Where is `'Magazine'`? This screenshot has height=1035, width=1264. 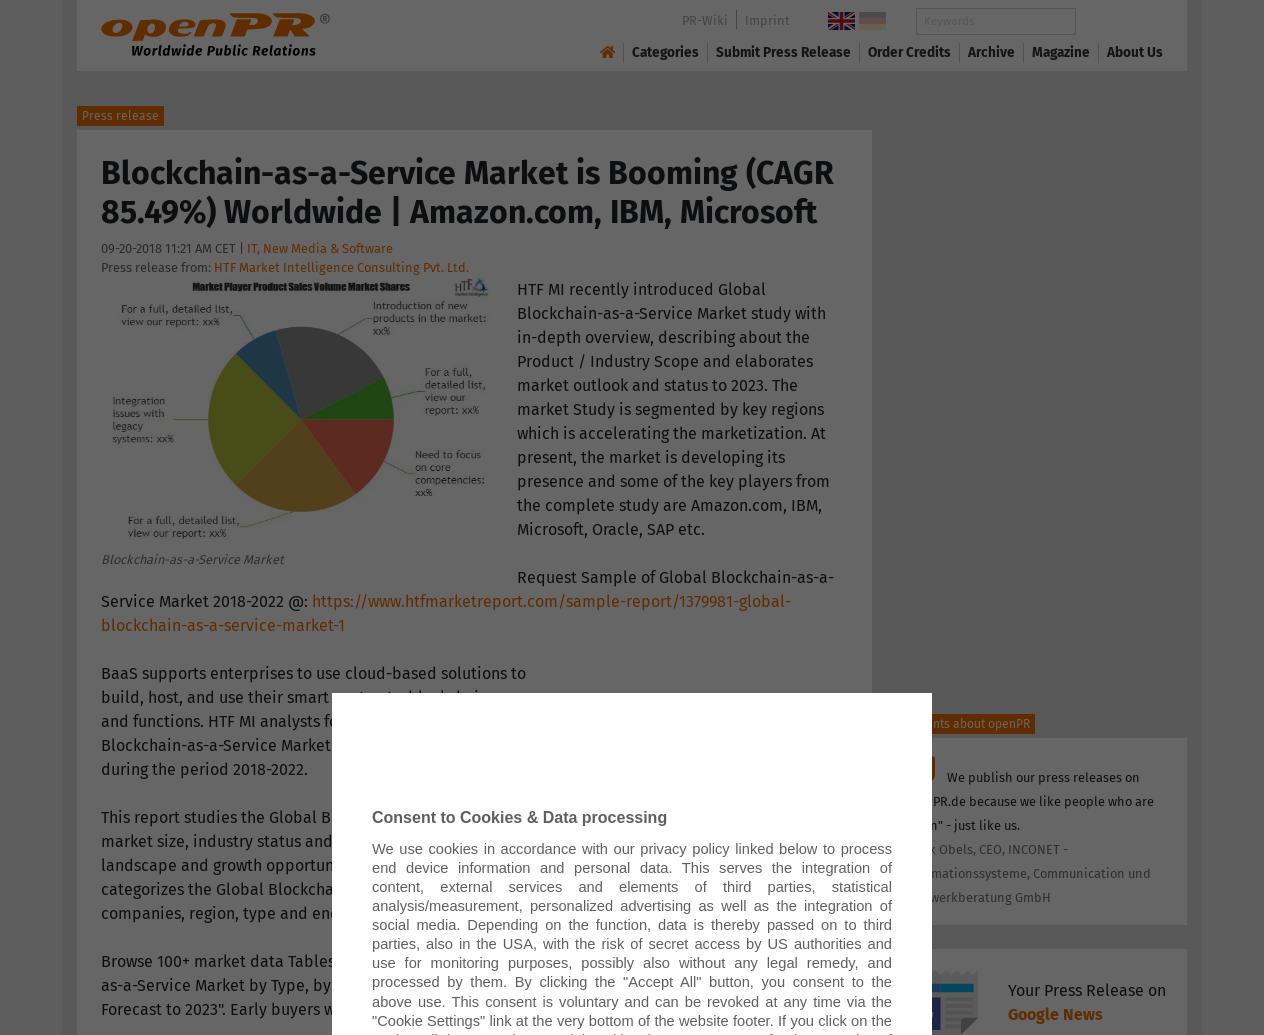 'Magazine' is located at coordinates (1060, 51).